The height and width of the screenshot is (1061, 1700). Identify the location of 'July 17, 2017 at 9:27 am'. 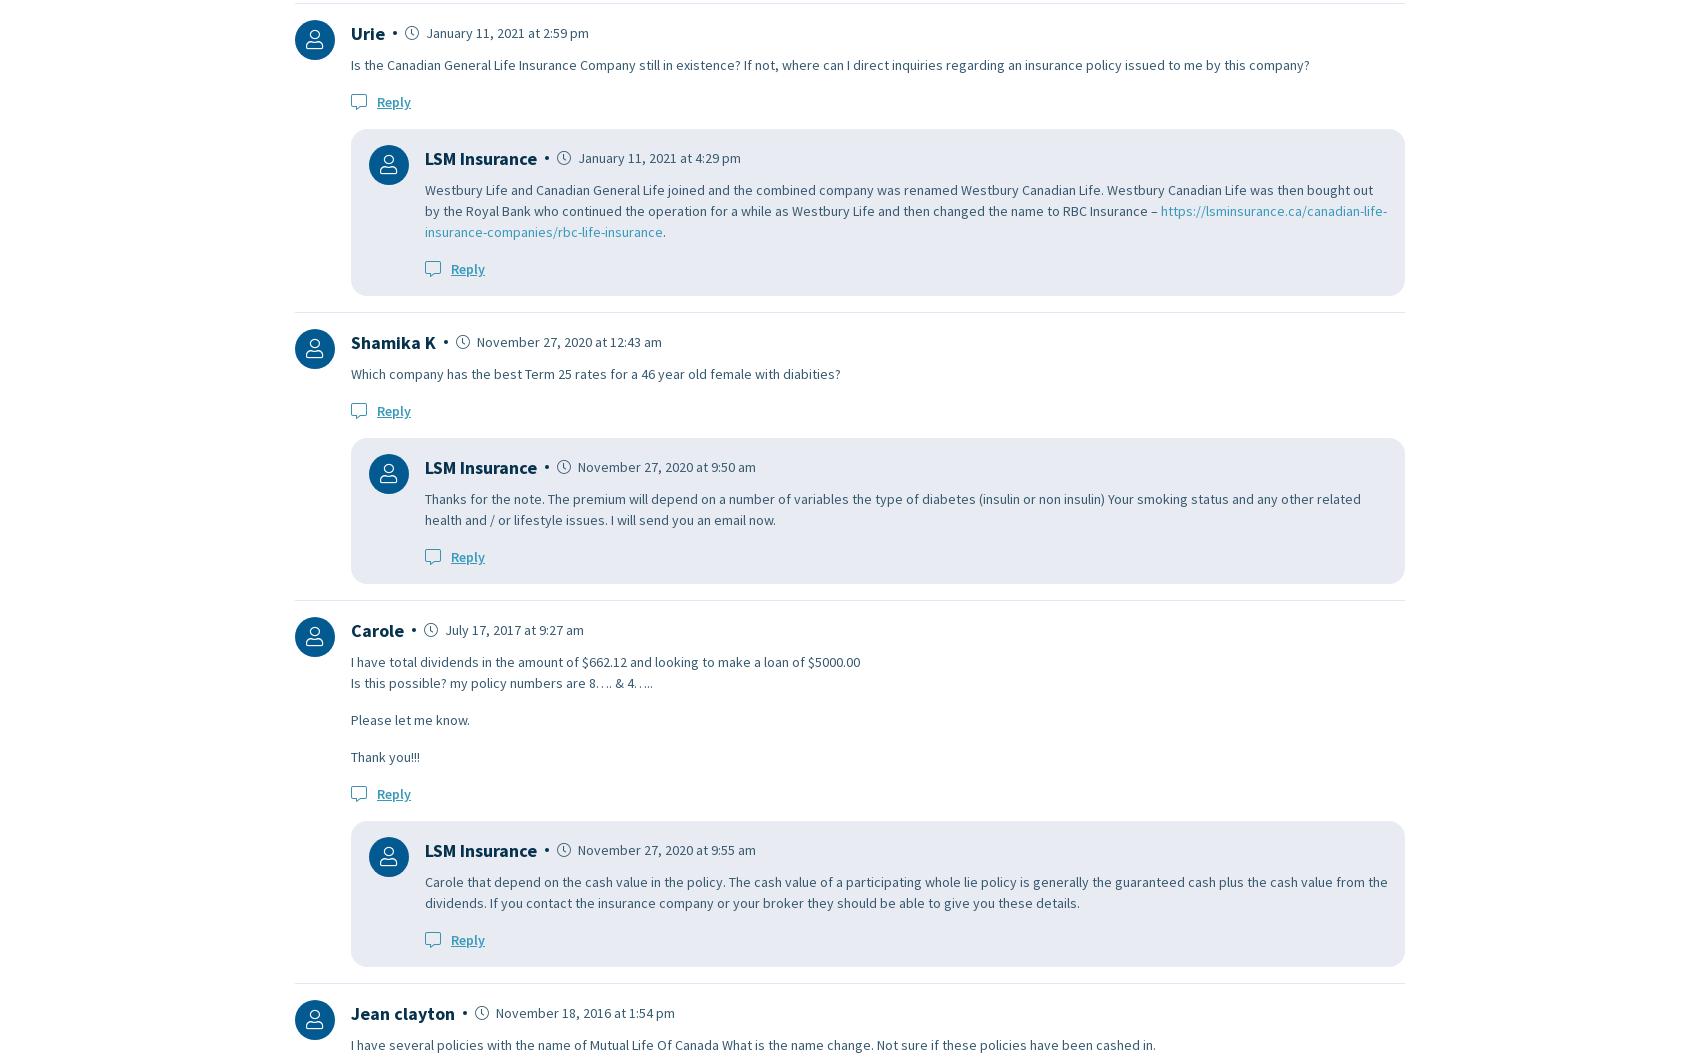
(513, 627).